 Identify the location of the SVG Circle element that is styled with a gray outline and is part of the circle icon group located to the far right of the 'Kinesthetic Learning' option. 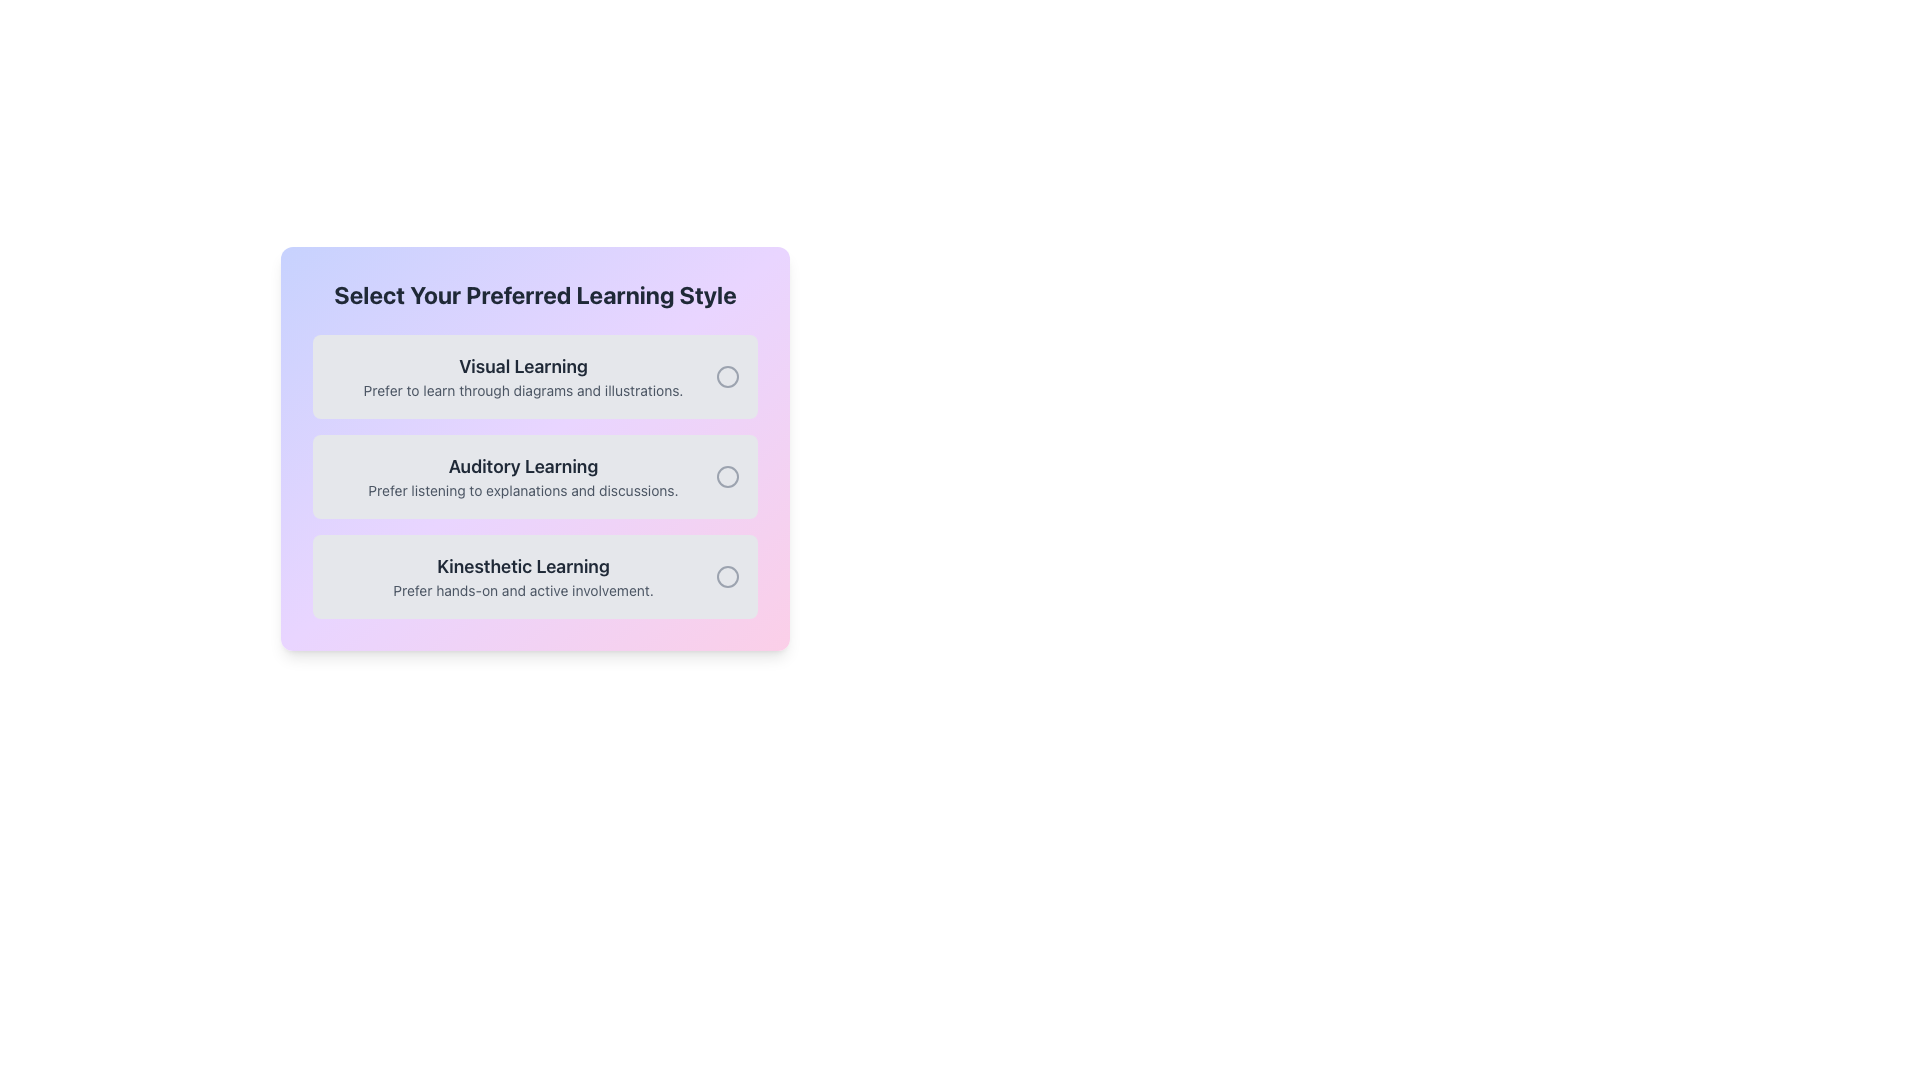
(727, 577).